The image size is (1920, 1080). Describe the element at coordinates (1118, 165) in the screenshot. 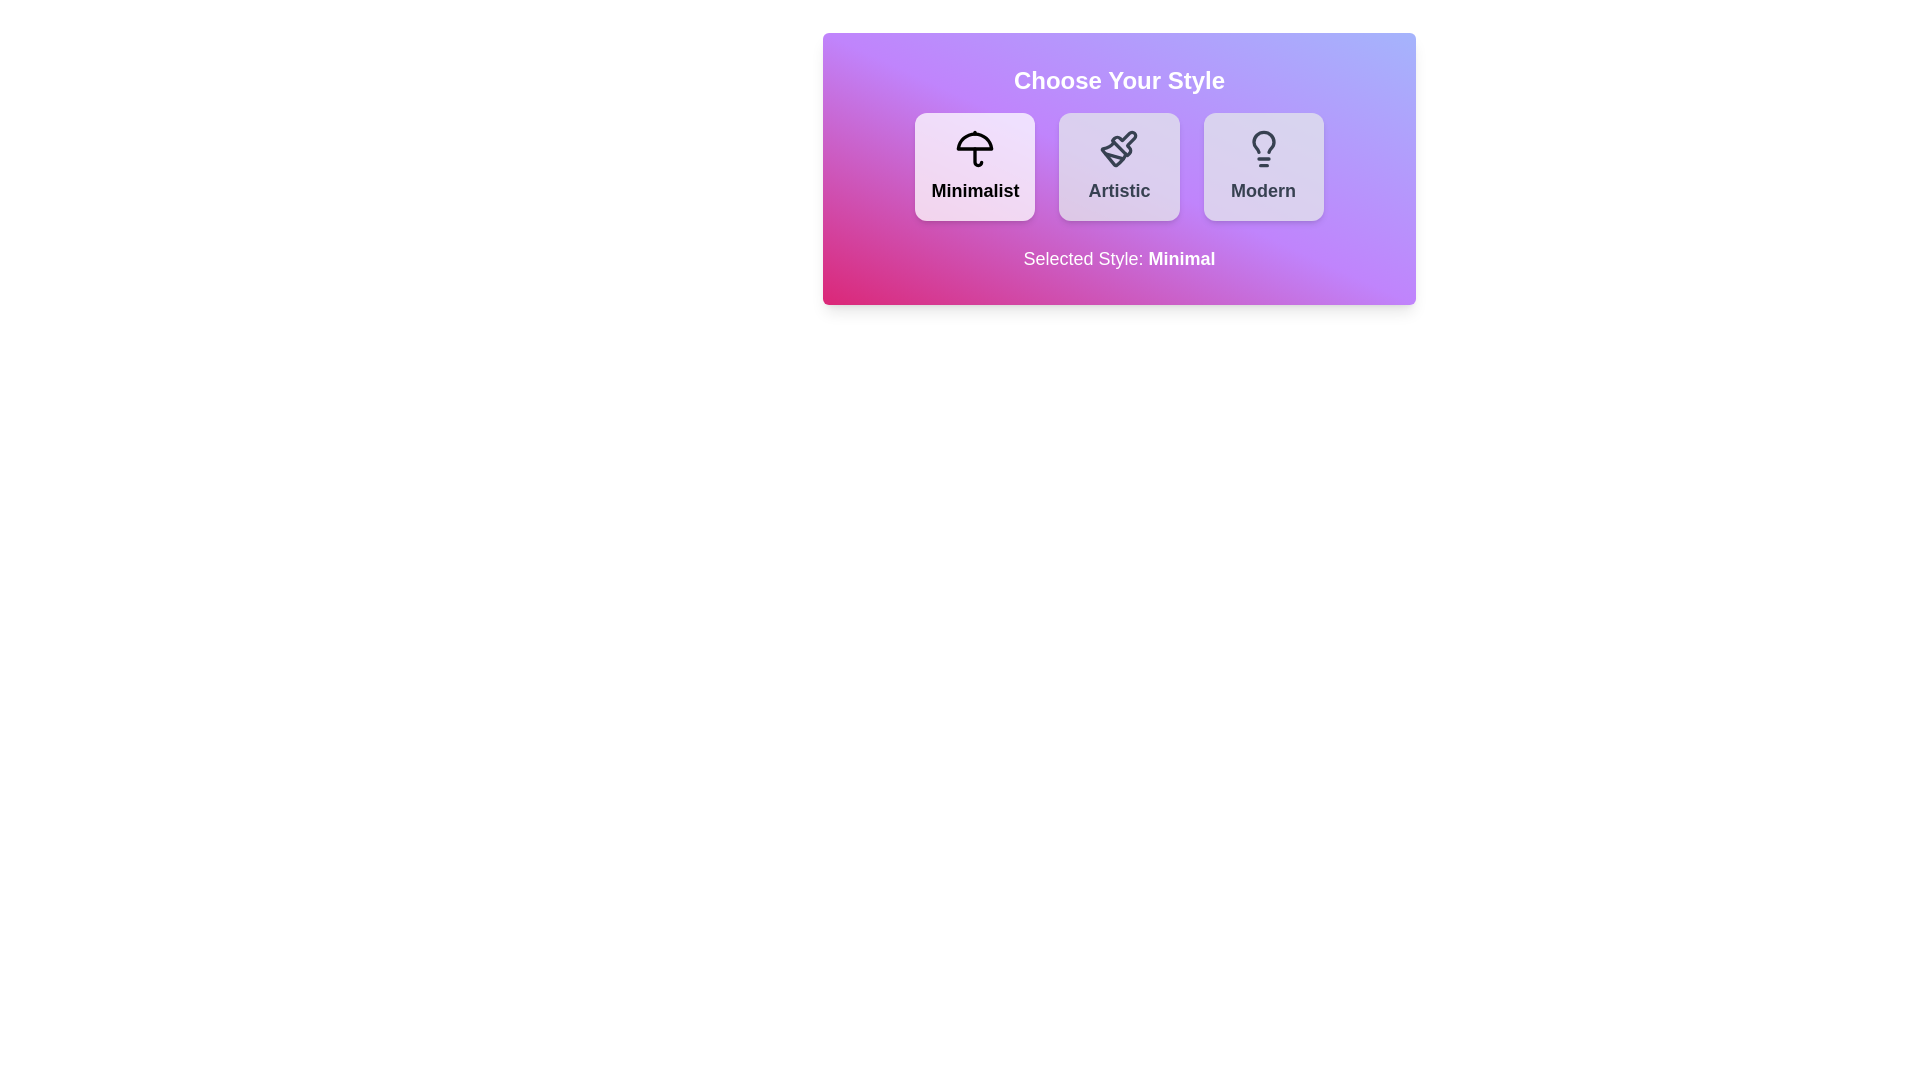

I see `the button corresponding to Artistic to select the desired style` at that location.